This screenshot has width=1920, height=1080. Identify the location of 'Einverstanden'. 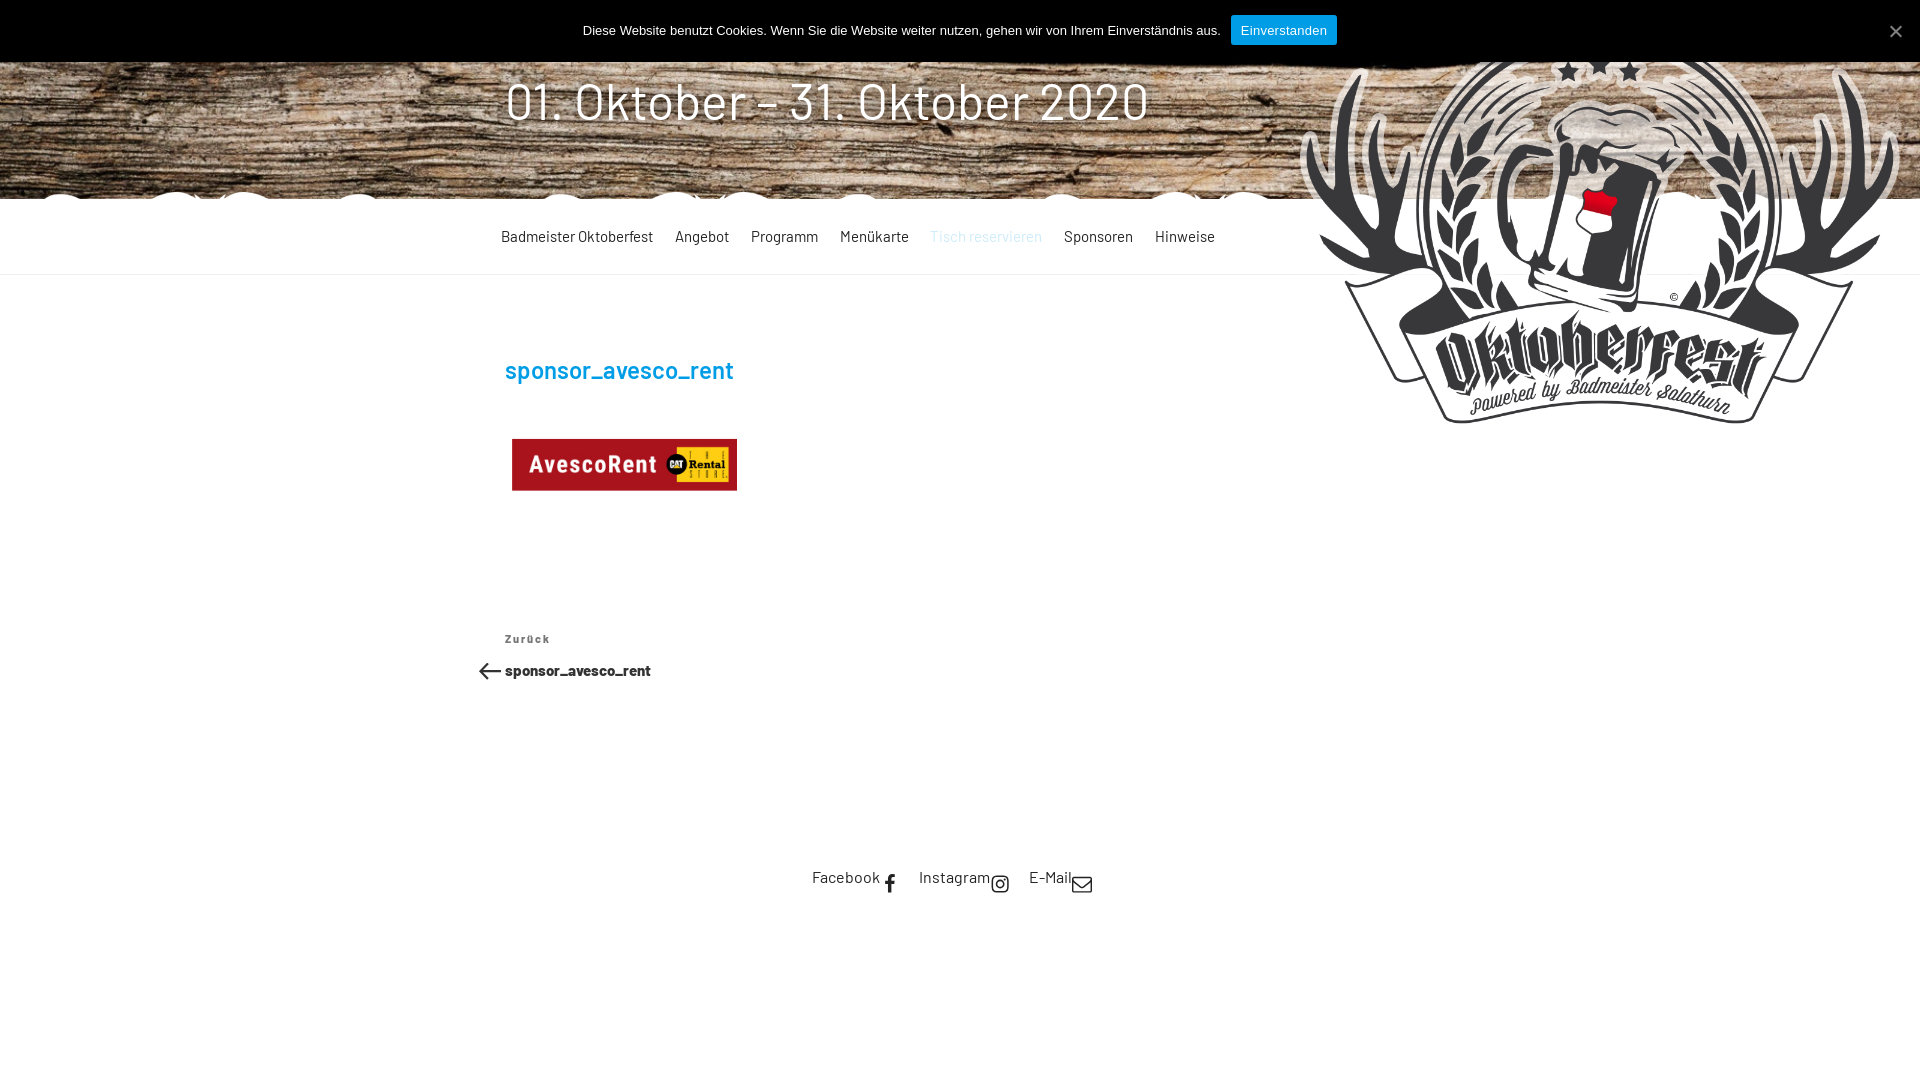
(1283, 30).